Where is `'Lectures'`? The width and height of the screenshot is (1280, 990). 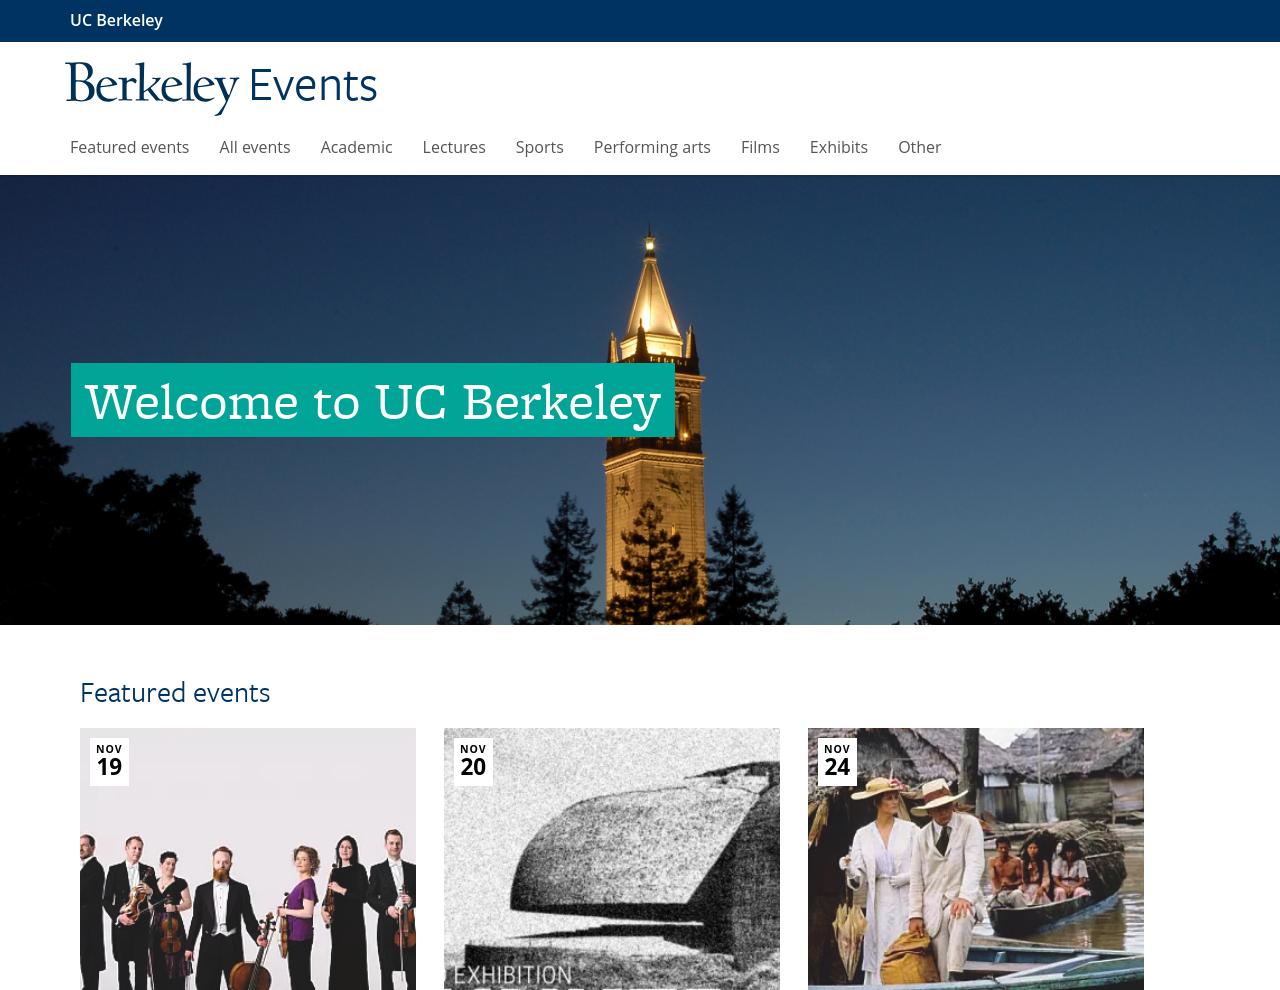
'Lectures' is located at coordinates (452, 145).